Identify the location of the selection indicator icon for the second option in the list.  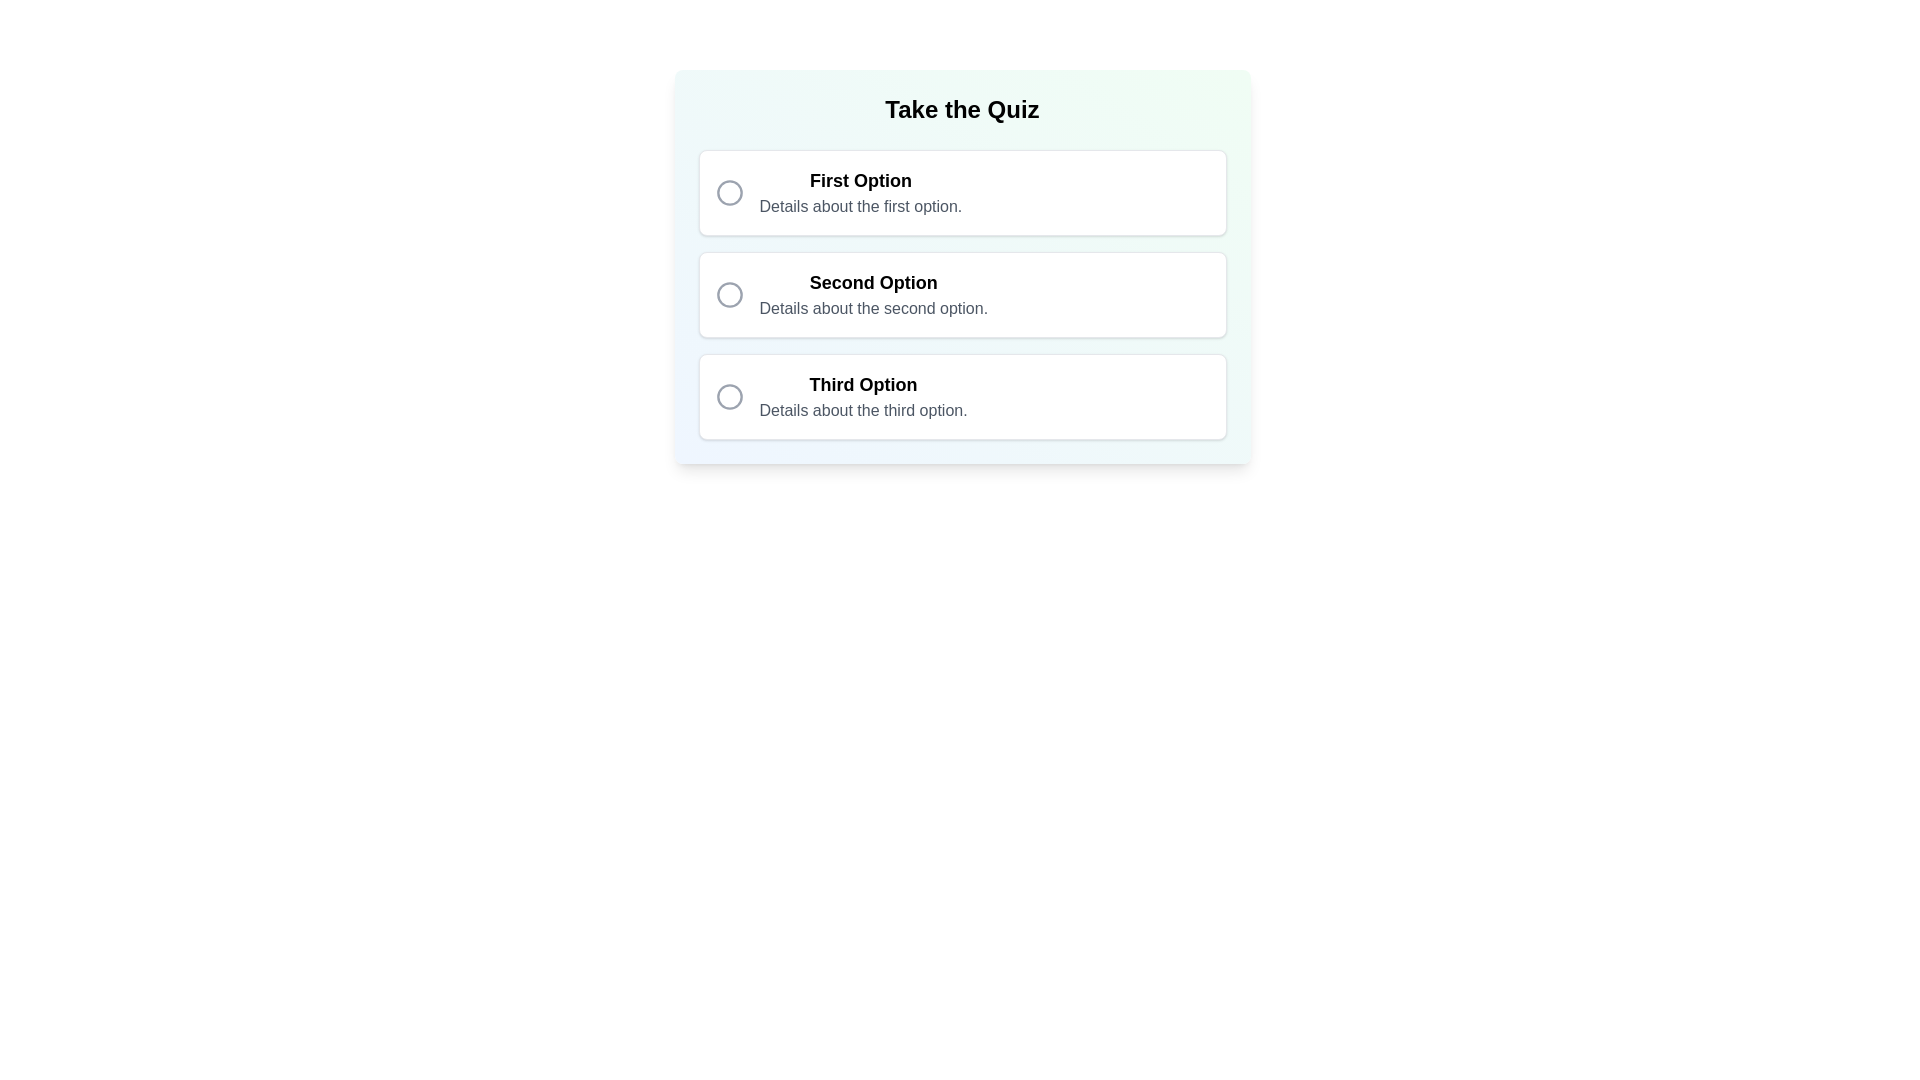
(728, 294).